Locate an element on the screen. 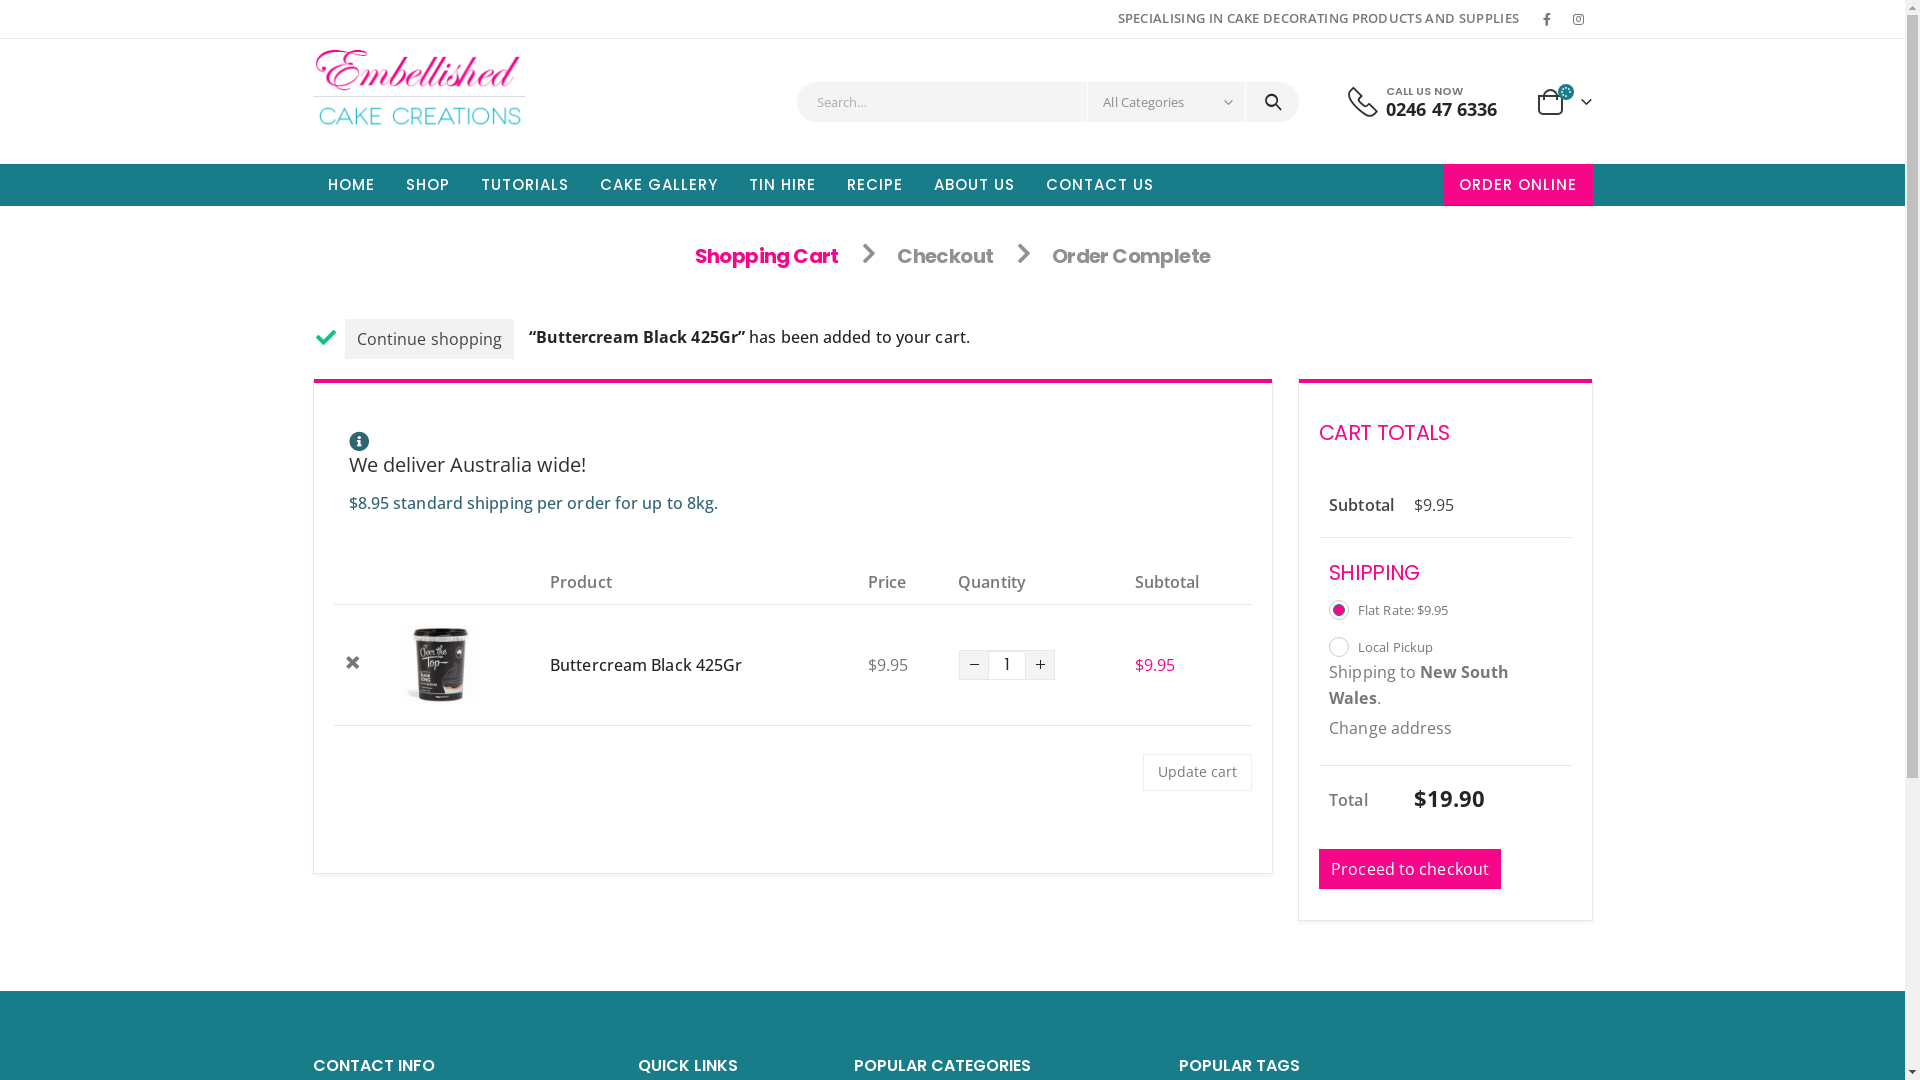 The width and height of the screenshot is (1920, 1080). 'Update cart' is located at coordinates (1142, 771).